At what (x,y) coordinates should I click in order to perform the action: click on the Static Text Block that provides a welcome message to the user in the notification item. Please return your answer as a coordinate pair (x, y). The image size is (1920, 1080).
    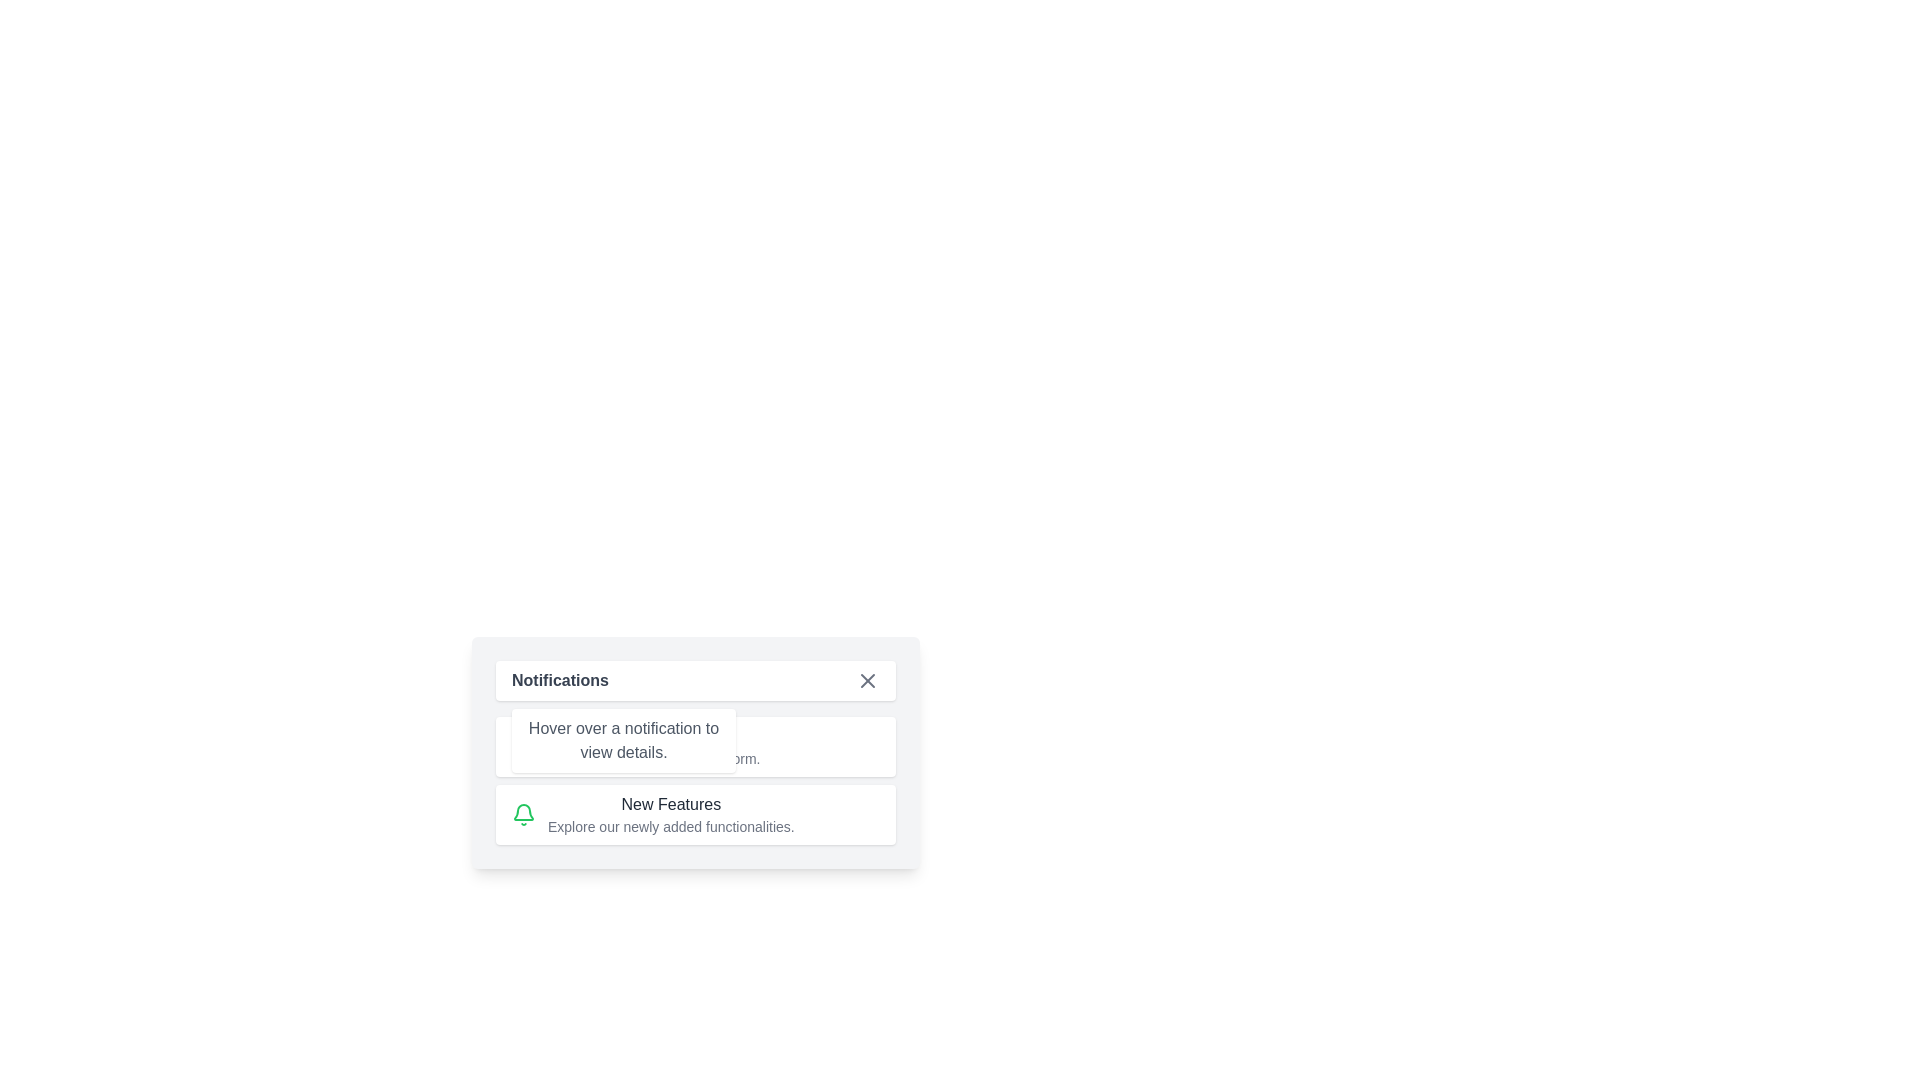
    Looking at the image, I should click on (654, 747).